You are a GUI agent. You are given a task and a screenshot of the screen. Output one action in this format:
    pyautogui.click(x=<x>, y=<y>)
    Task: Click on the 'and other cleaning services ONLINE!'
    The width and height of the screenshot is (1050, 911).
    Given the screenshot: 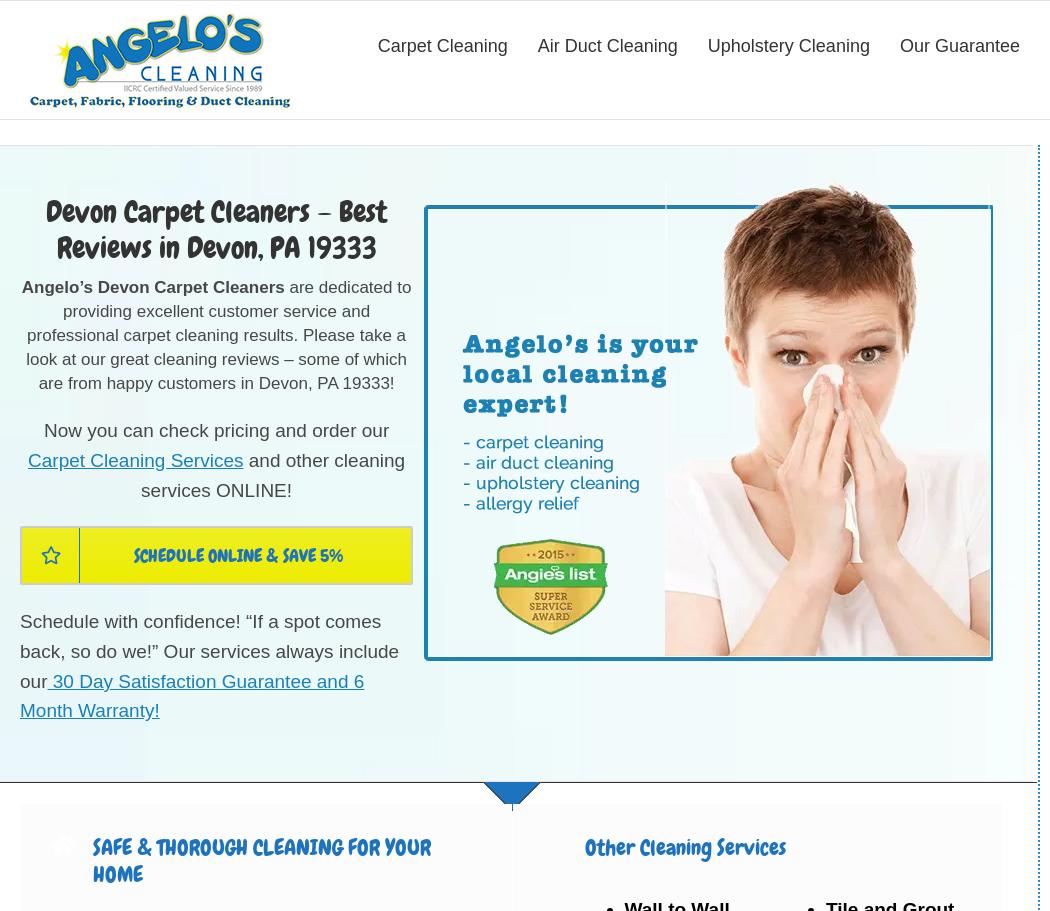 What is the action you would take?
    pyautogui.click(x=272, y=474)
    